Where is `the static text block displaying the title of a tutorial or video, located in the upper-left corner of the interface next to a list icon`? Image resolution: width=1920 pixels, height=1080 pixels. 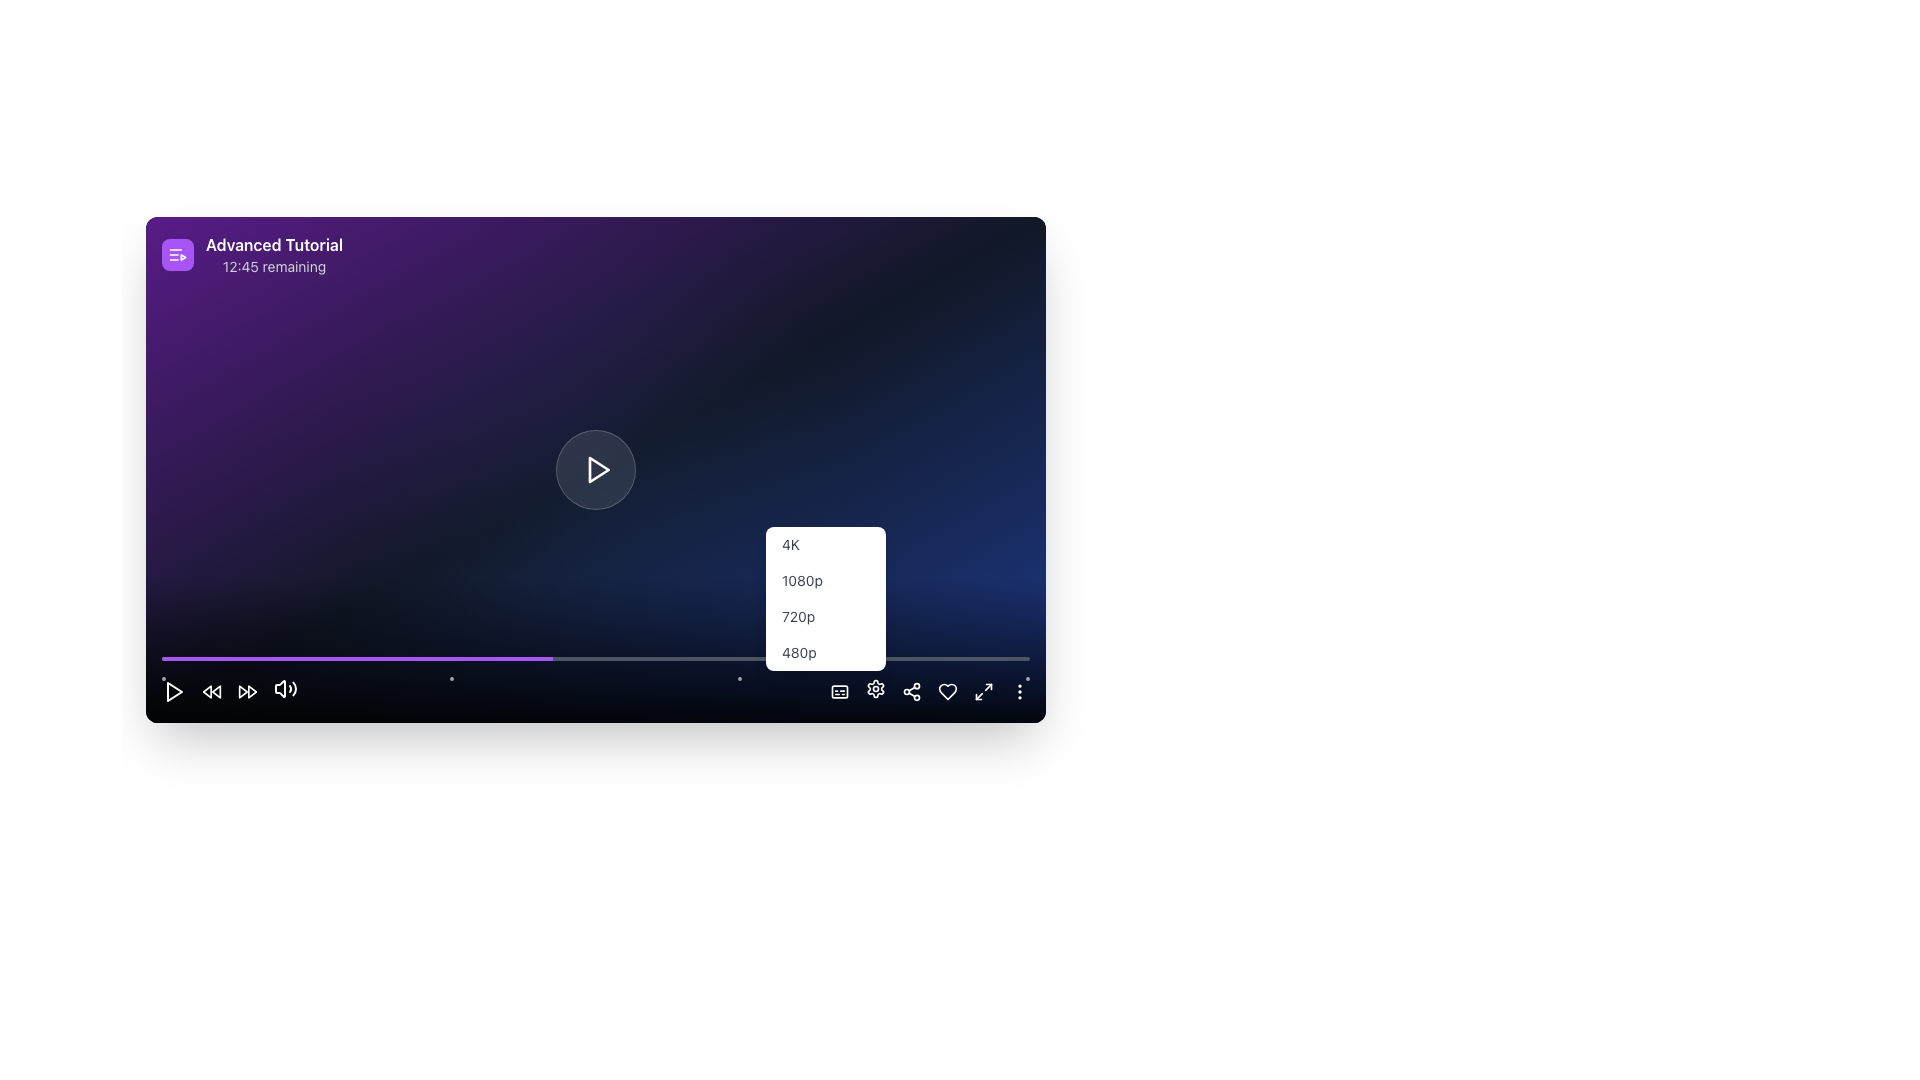
the static text block displaying the title of a tutorial or video, located in the upper-left corner of the interface next to a list icon is located at coordinates (273, 253).